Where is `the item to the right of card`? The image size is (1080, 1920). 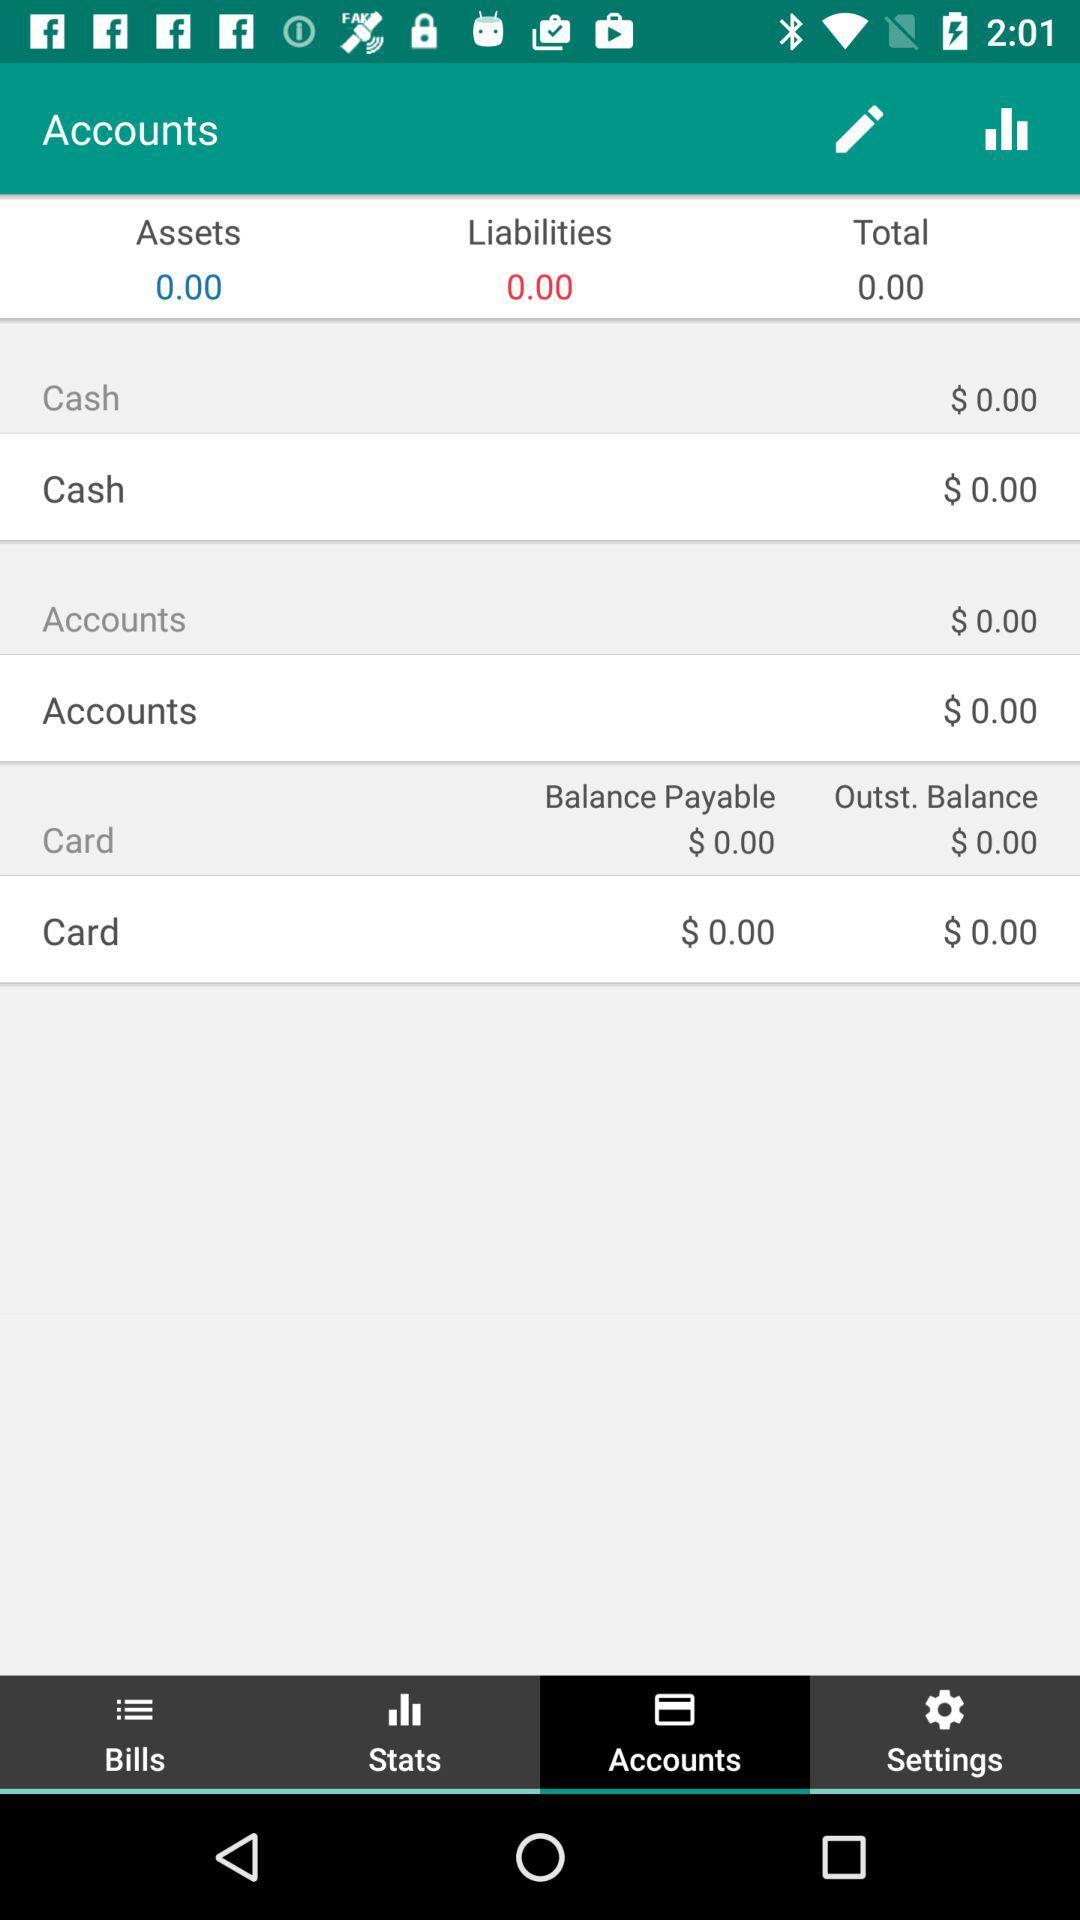
the item to the right of card is located at coordinates (657, 792).